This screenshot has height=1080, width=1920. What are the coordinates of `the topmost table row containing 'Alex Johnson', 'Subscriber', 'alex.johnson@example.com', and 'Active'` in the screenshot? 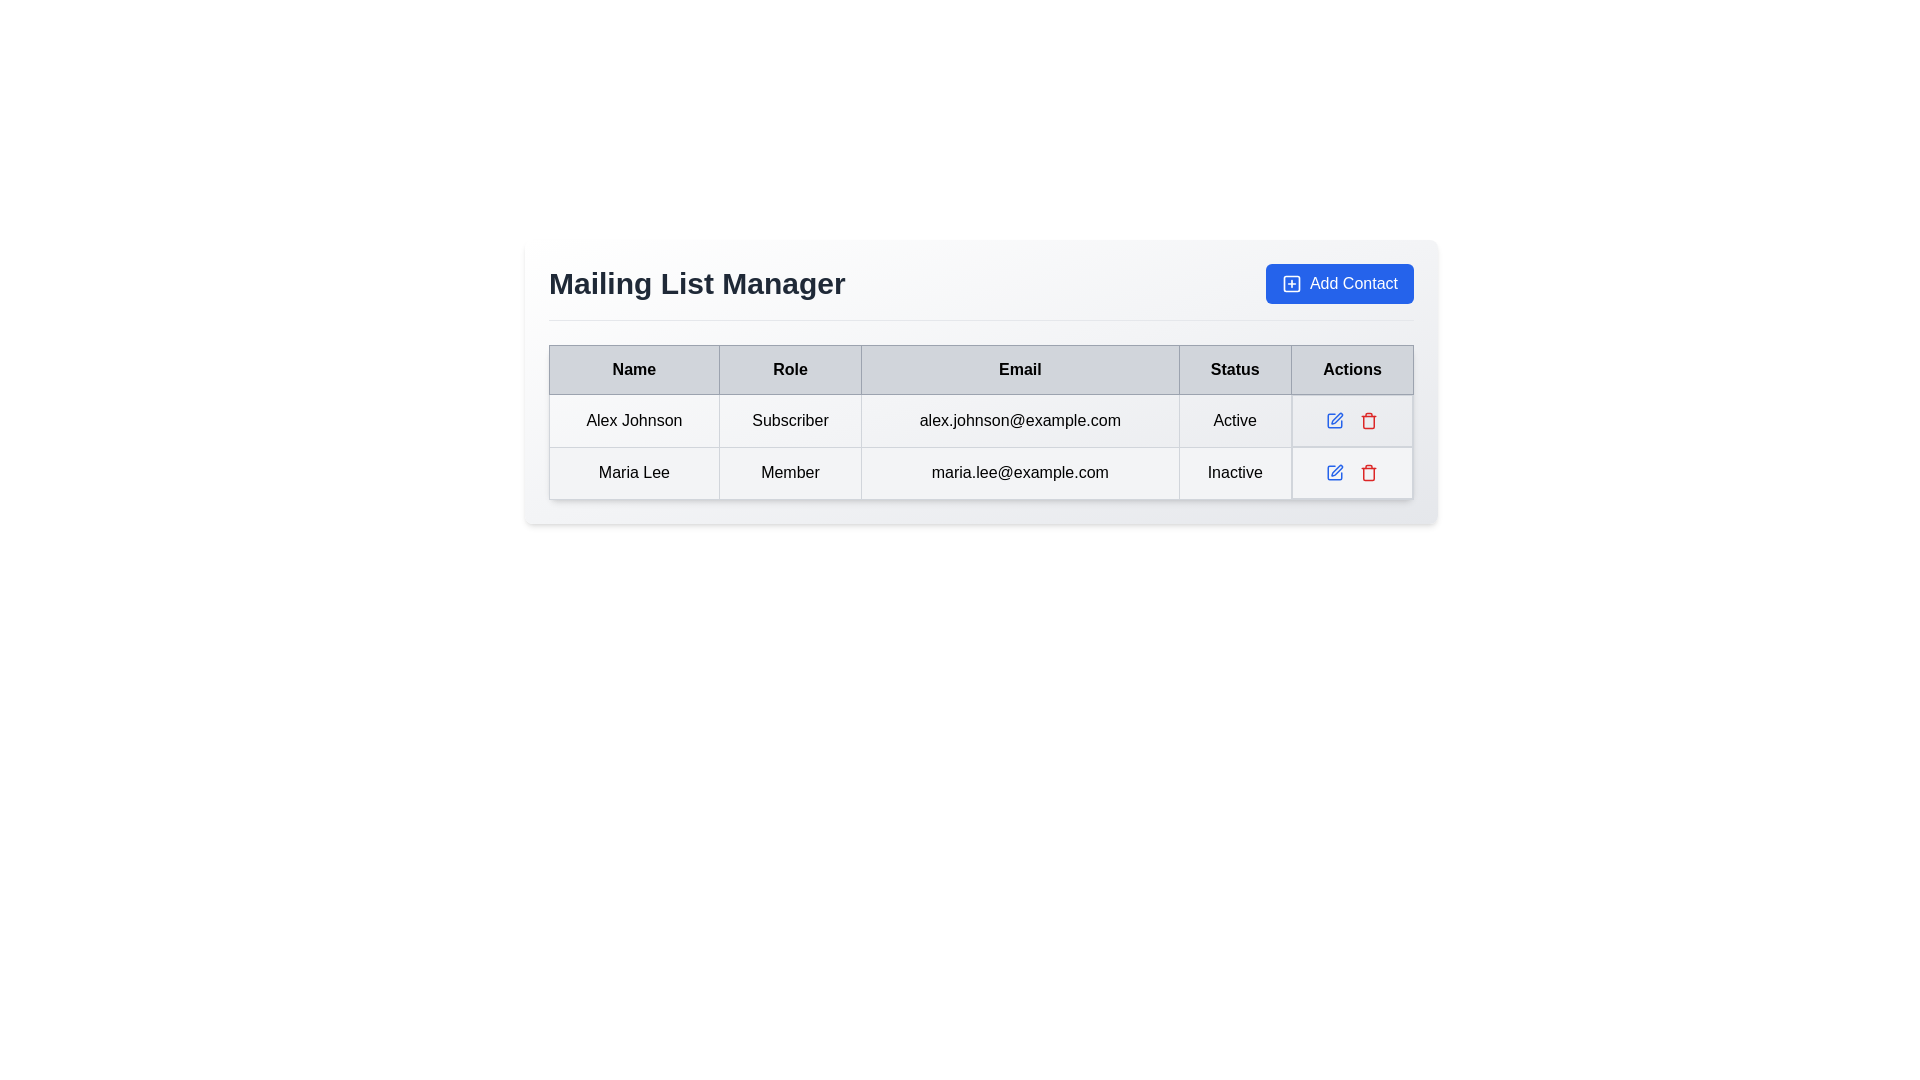 It's located at (981, 419).